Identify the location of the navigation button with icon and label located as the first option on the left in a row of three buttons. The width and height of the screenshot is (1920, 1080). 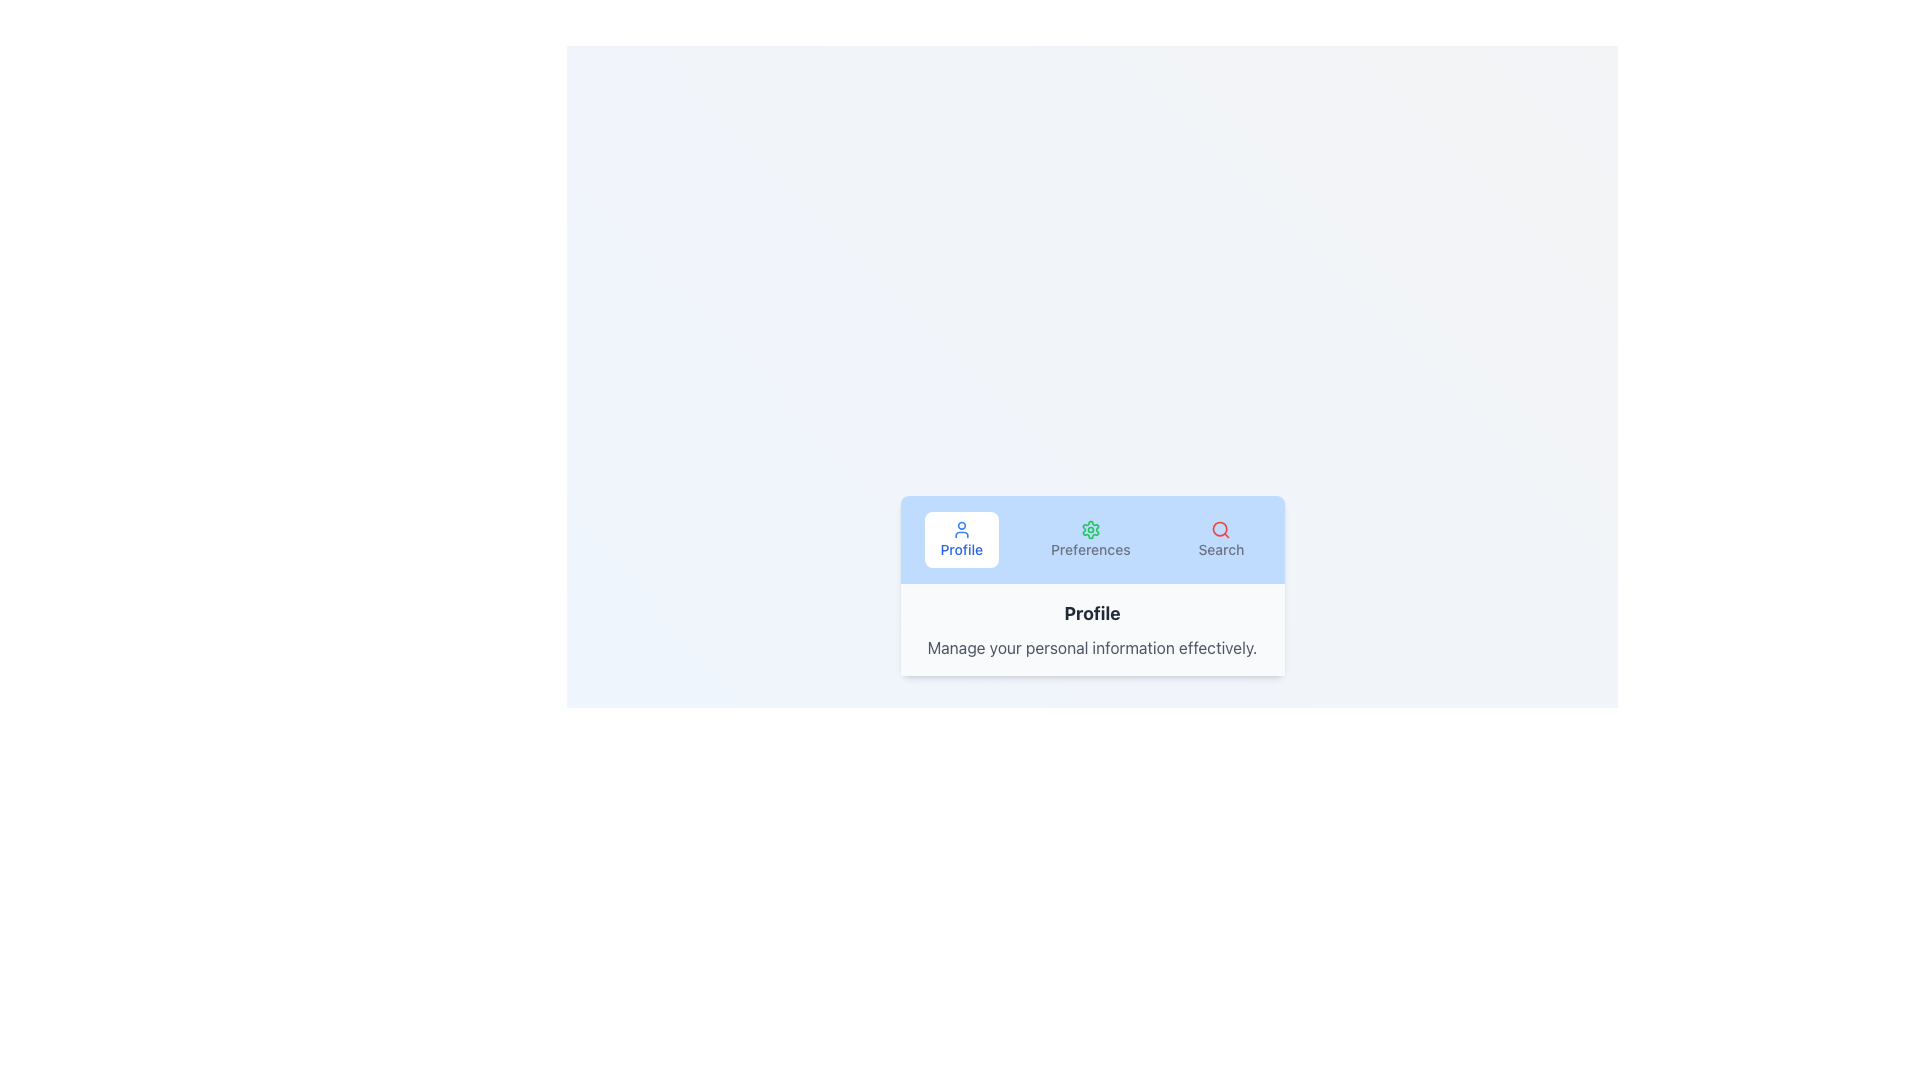
(961, 540).